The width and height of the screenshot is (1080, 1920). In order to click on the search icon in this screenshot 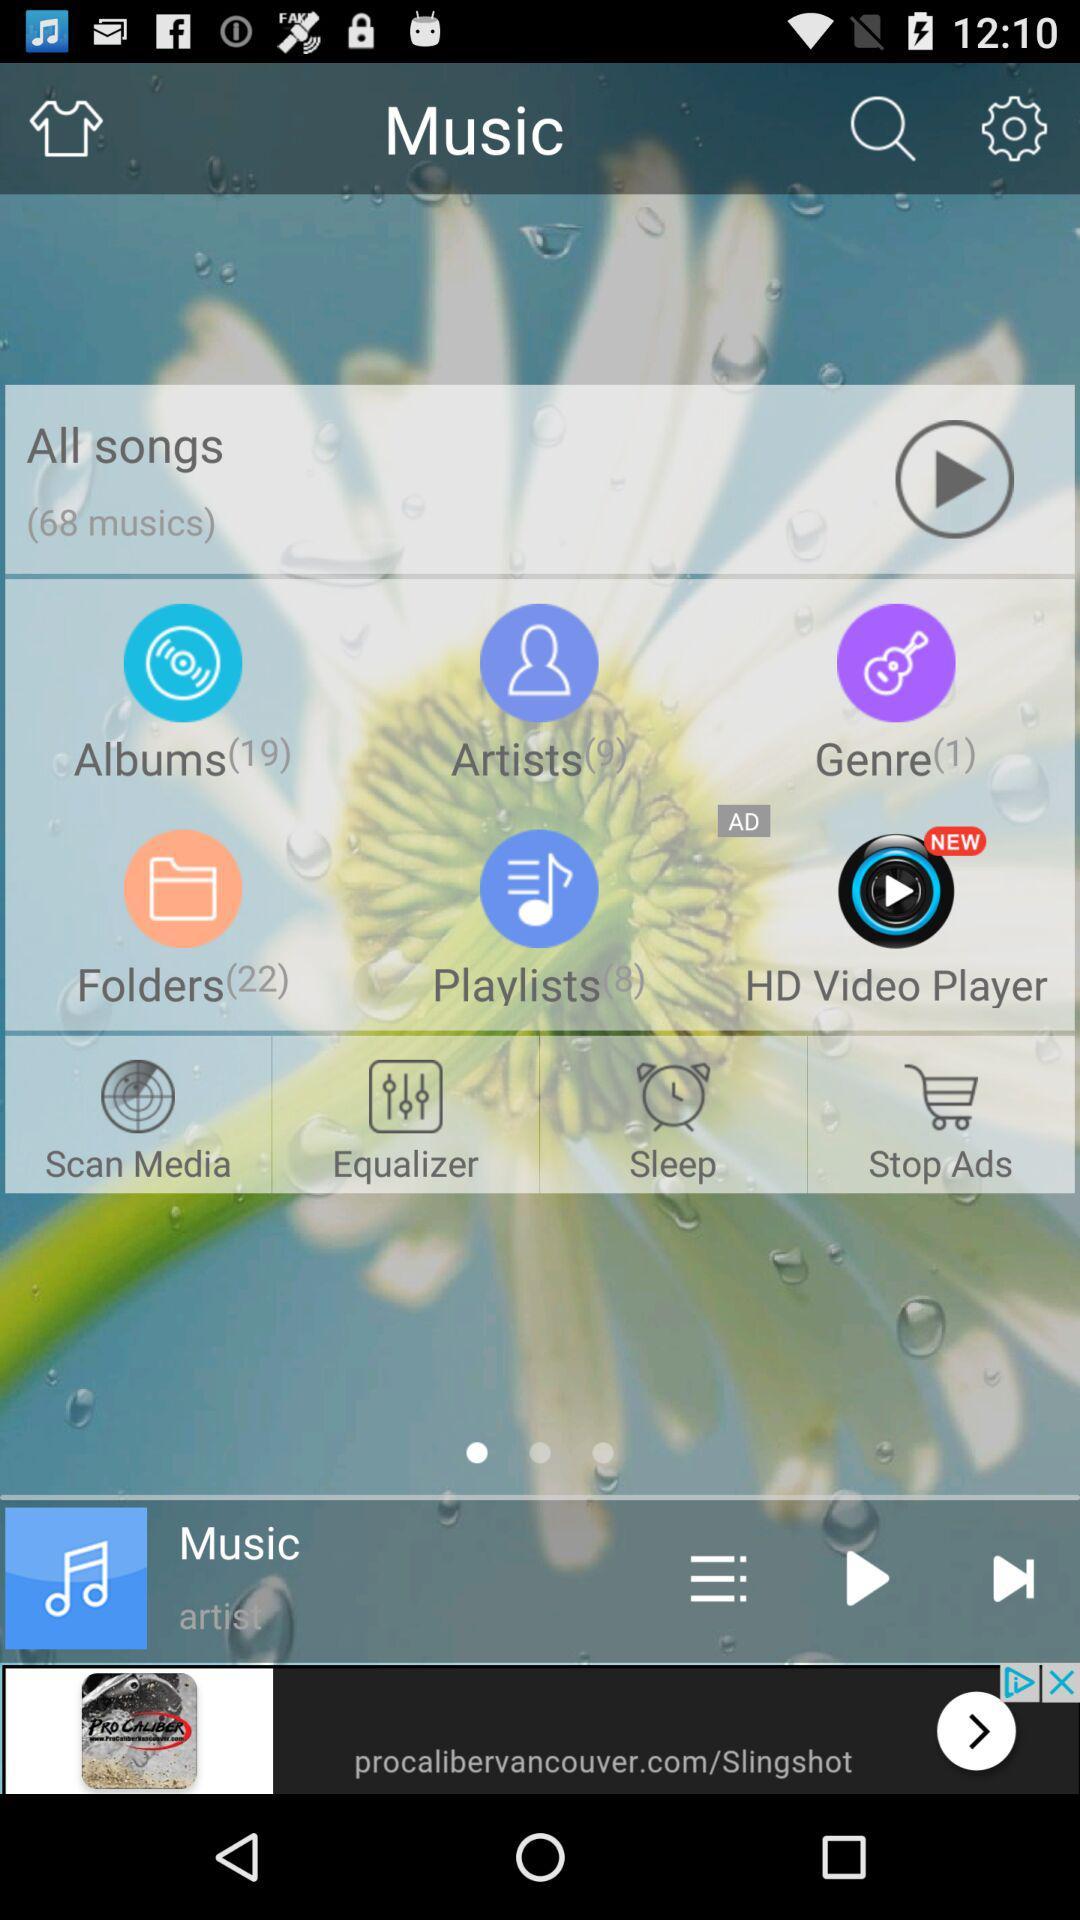, I will do `click(882, 136)`.